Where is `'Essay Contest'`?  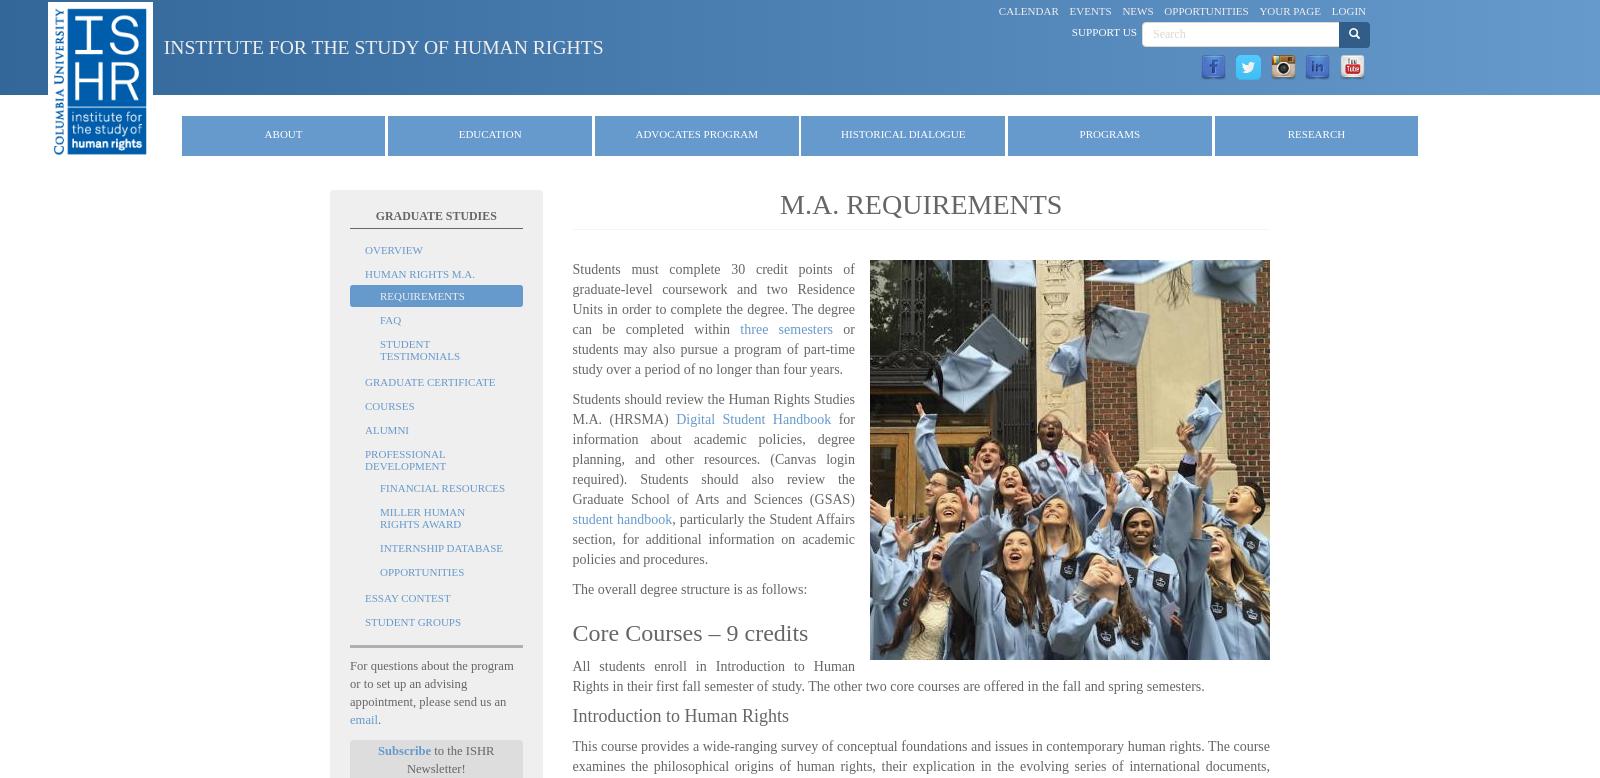 'Essay Contest' is located at coordinates (406, 596).